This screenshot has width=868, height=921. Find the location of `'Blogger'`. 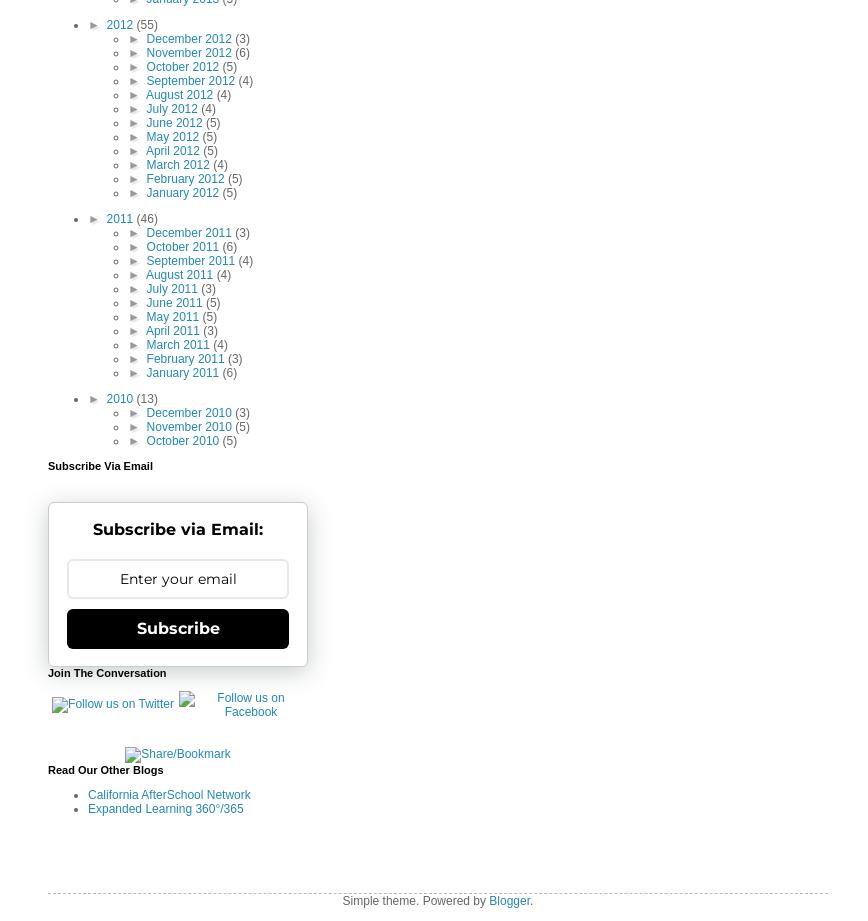

'Blogger' is located at coordinates (509, 900).